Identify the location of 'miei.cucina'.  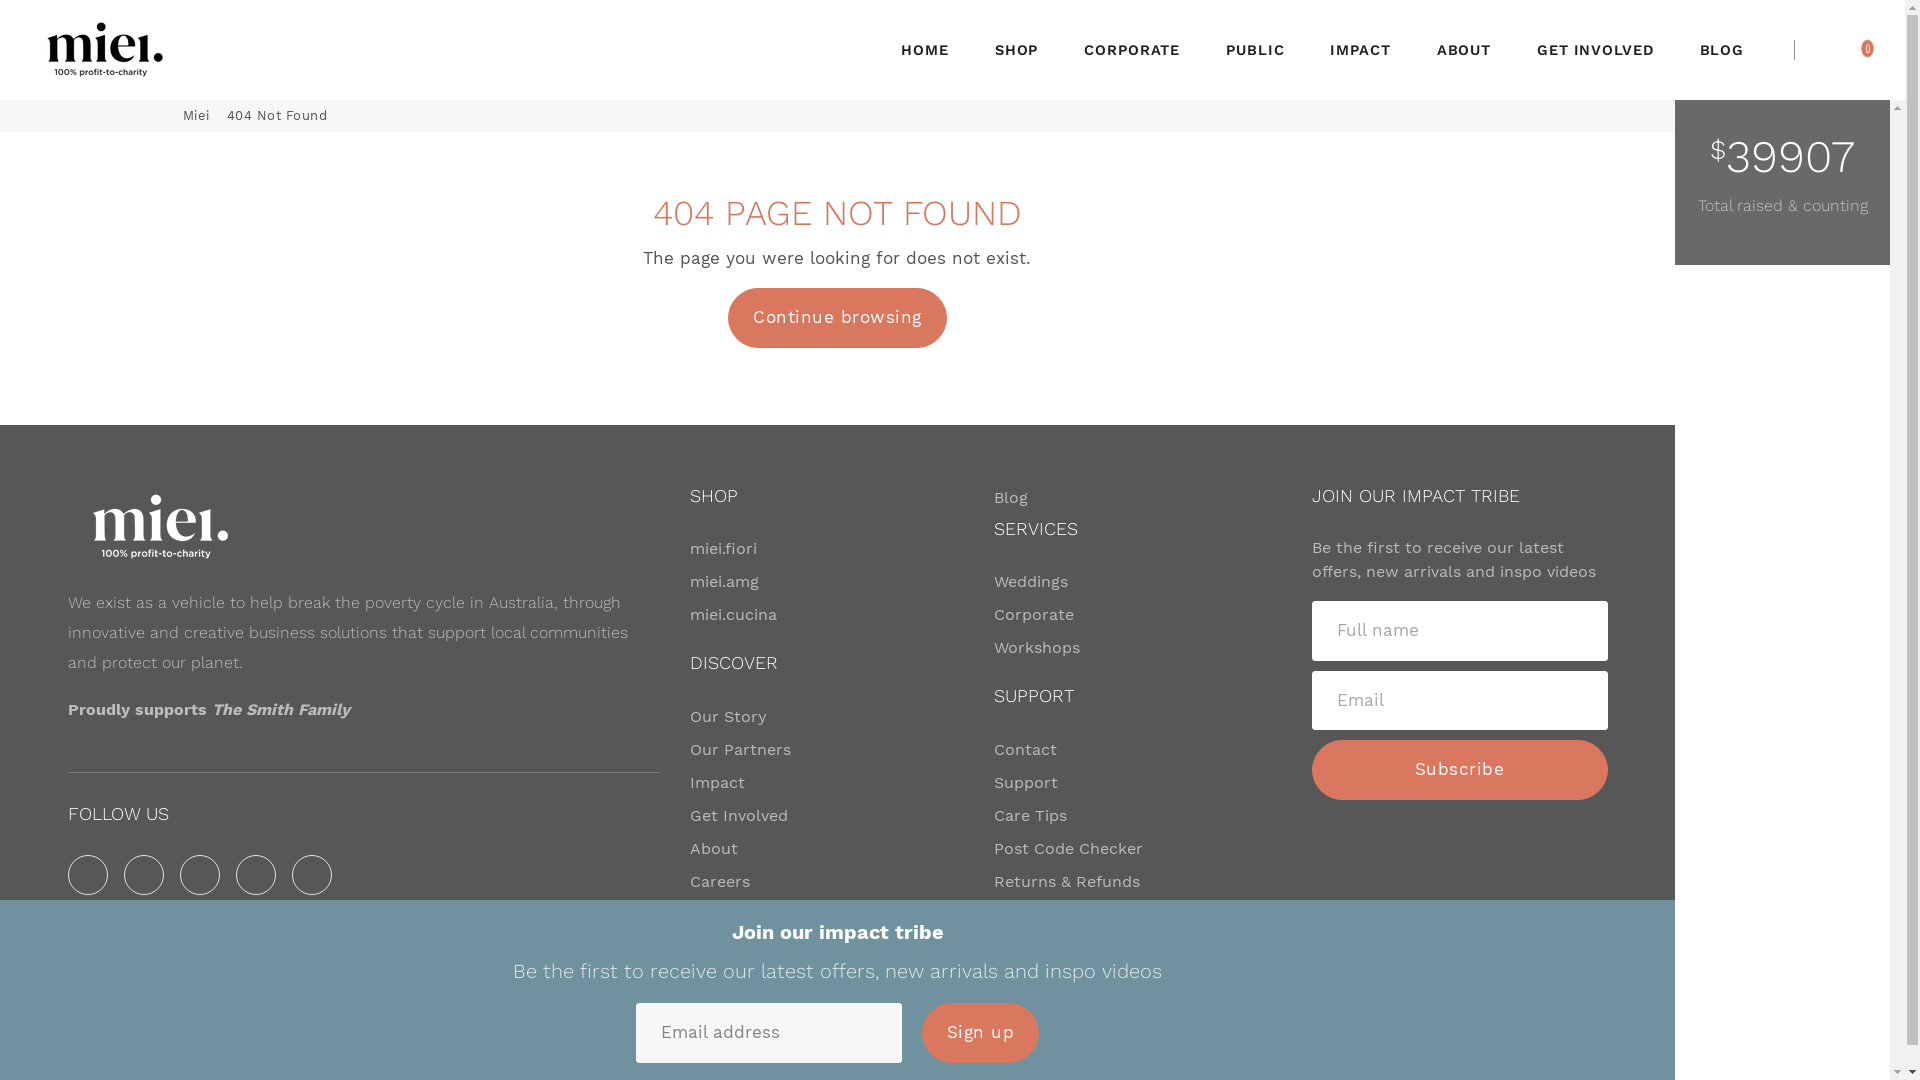
(732, 613).